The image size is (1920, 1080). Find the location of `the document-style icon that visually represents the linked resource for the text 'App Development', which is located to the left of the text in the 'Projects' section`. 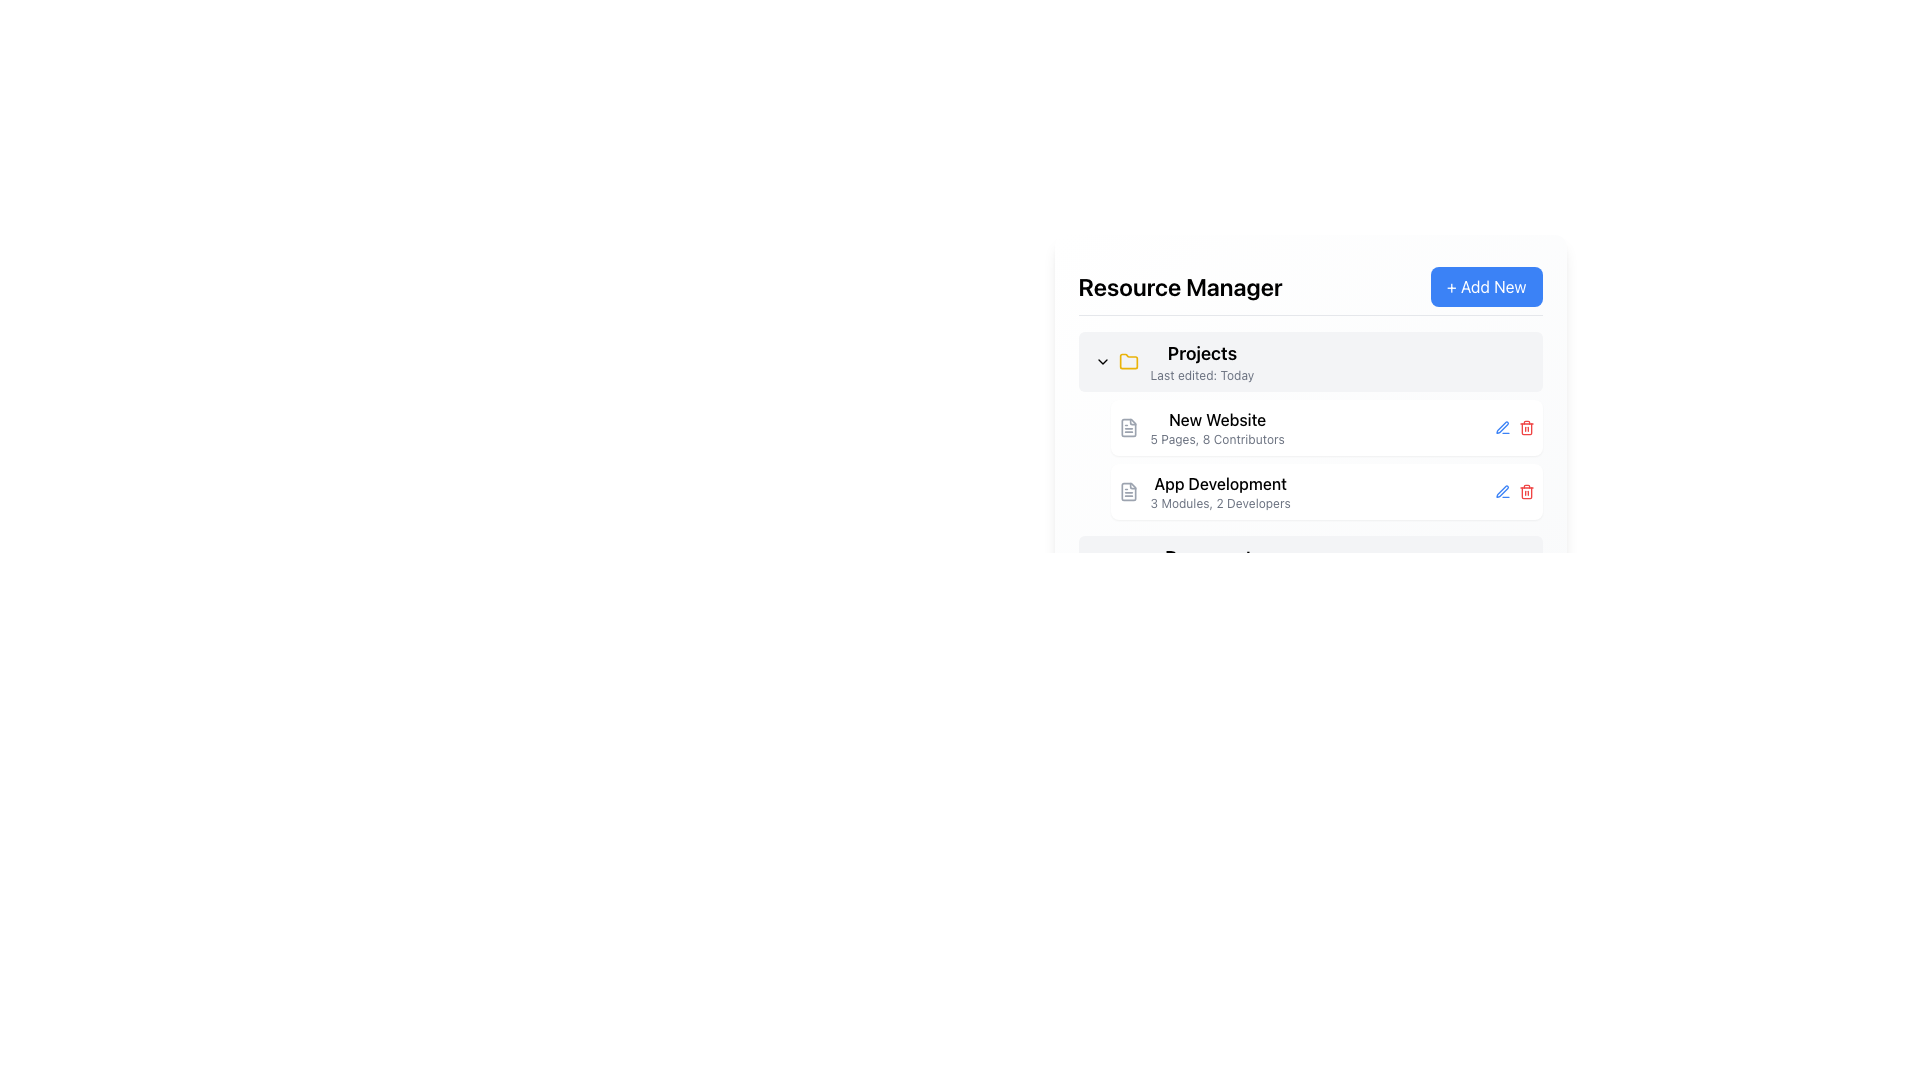

the document-style icon that visually represents the linked resource for the text 'App Development', which is located to the left of the text in the 'Projects' section is located at coordinates (1128, 492).